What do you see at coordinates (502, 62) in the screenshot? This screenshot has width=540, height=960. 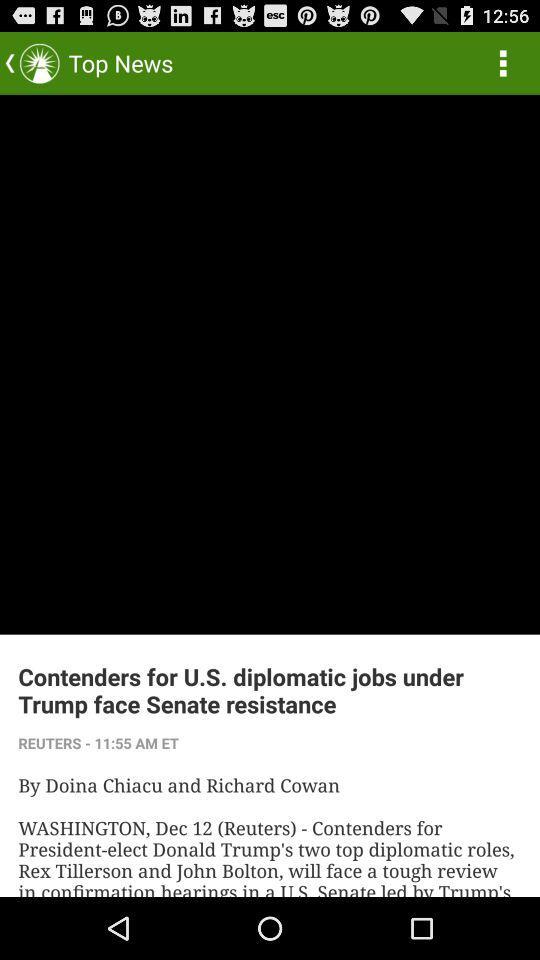 I see `the item next to top news app` at bounding box center [502, 62].